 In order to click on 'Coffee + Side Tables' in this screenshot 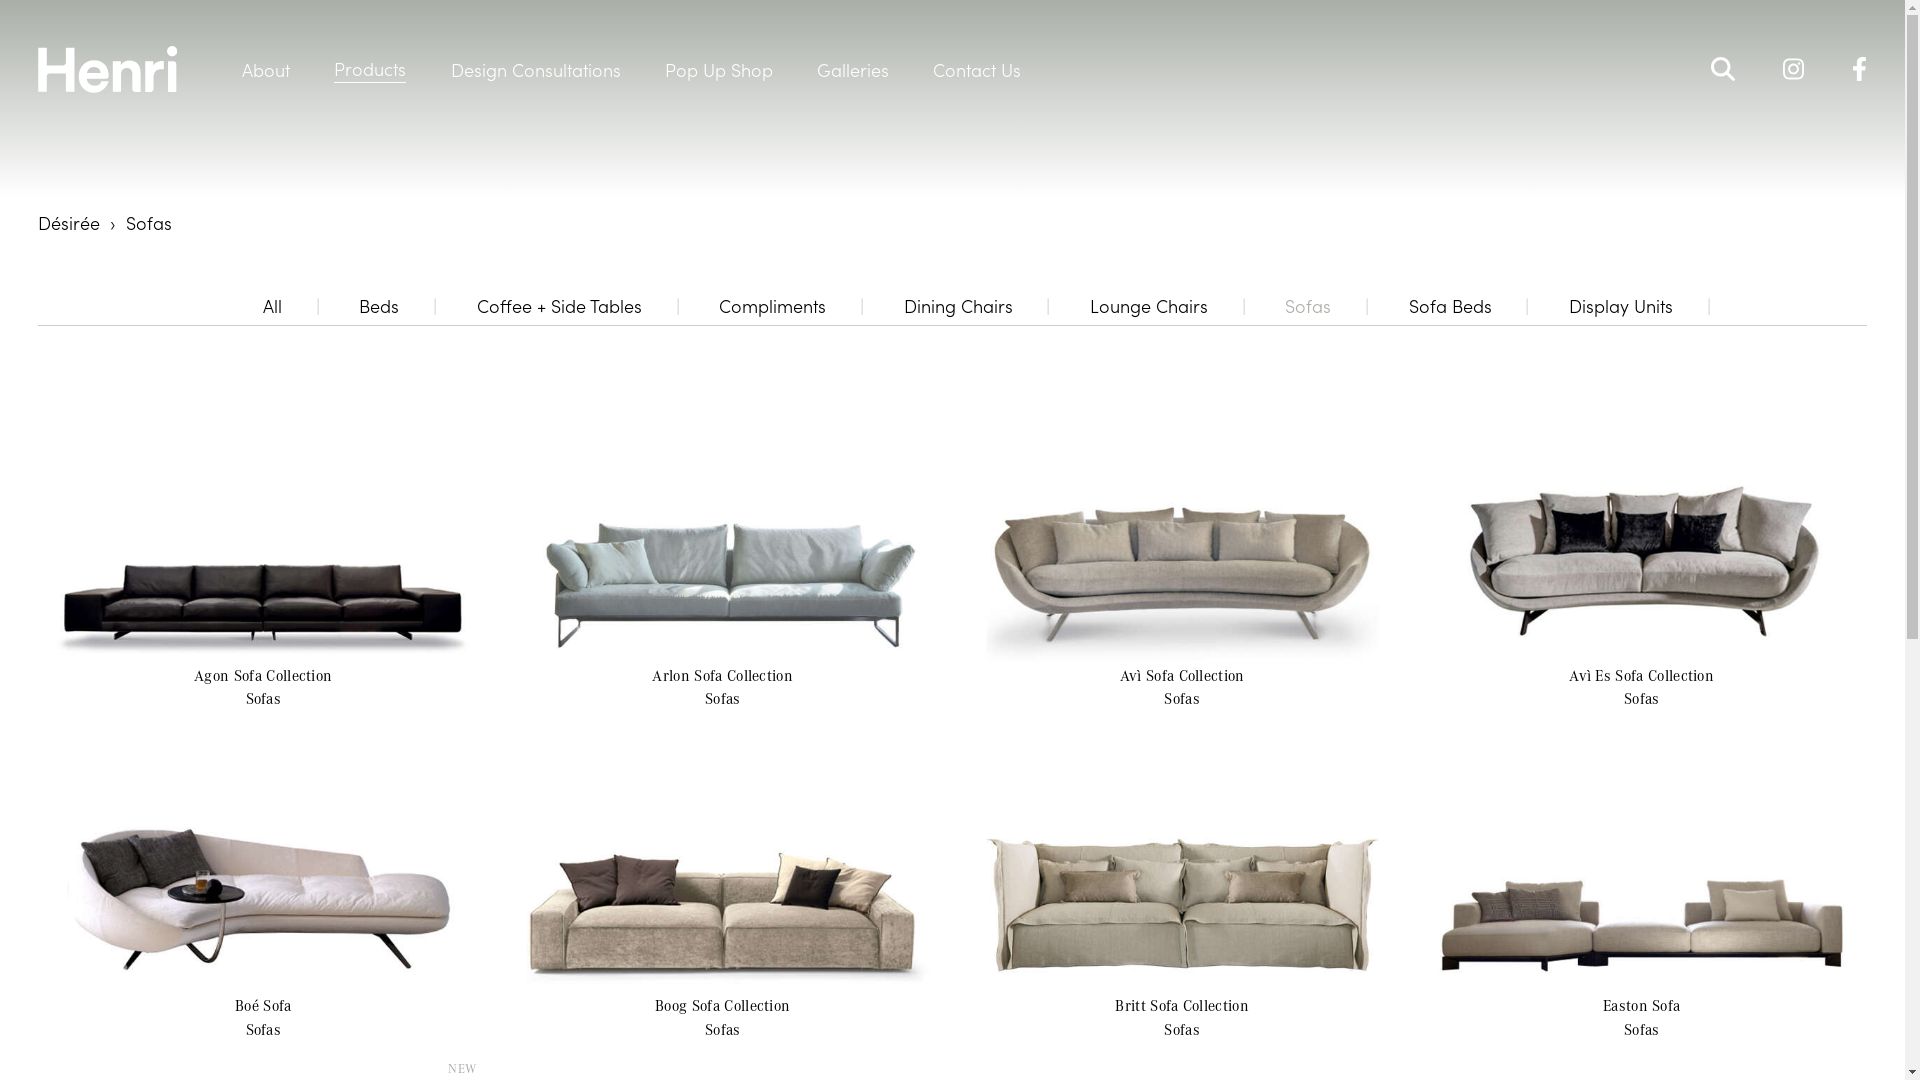, I will do `click(475, 305)`.